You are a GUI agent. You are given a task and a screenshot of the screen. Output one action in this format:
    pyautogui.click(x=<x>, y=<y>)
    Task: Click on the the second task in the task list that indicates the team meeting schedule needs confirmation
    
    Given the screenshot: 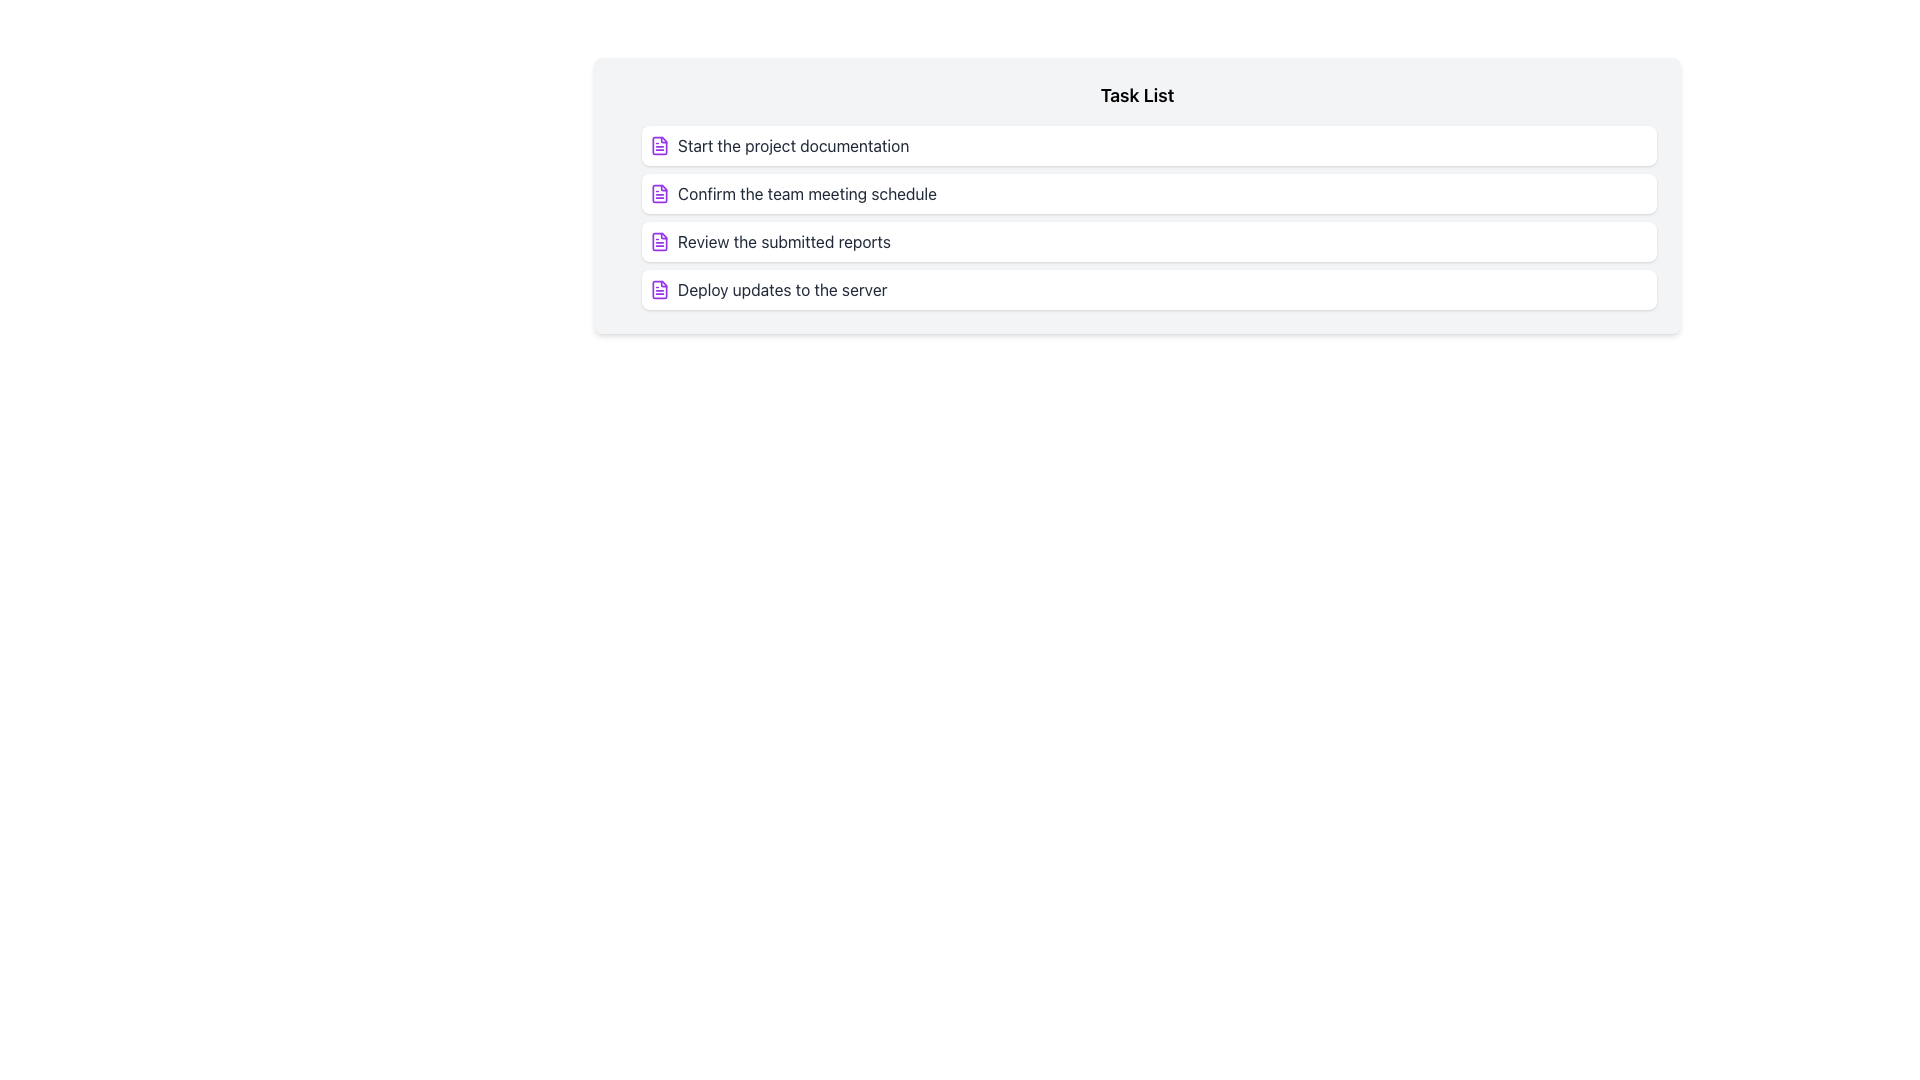 What is the action you would take?
    pyautogui.click(x=1149, y=193)
    